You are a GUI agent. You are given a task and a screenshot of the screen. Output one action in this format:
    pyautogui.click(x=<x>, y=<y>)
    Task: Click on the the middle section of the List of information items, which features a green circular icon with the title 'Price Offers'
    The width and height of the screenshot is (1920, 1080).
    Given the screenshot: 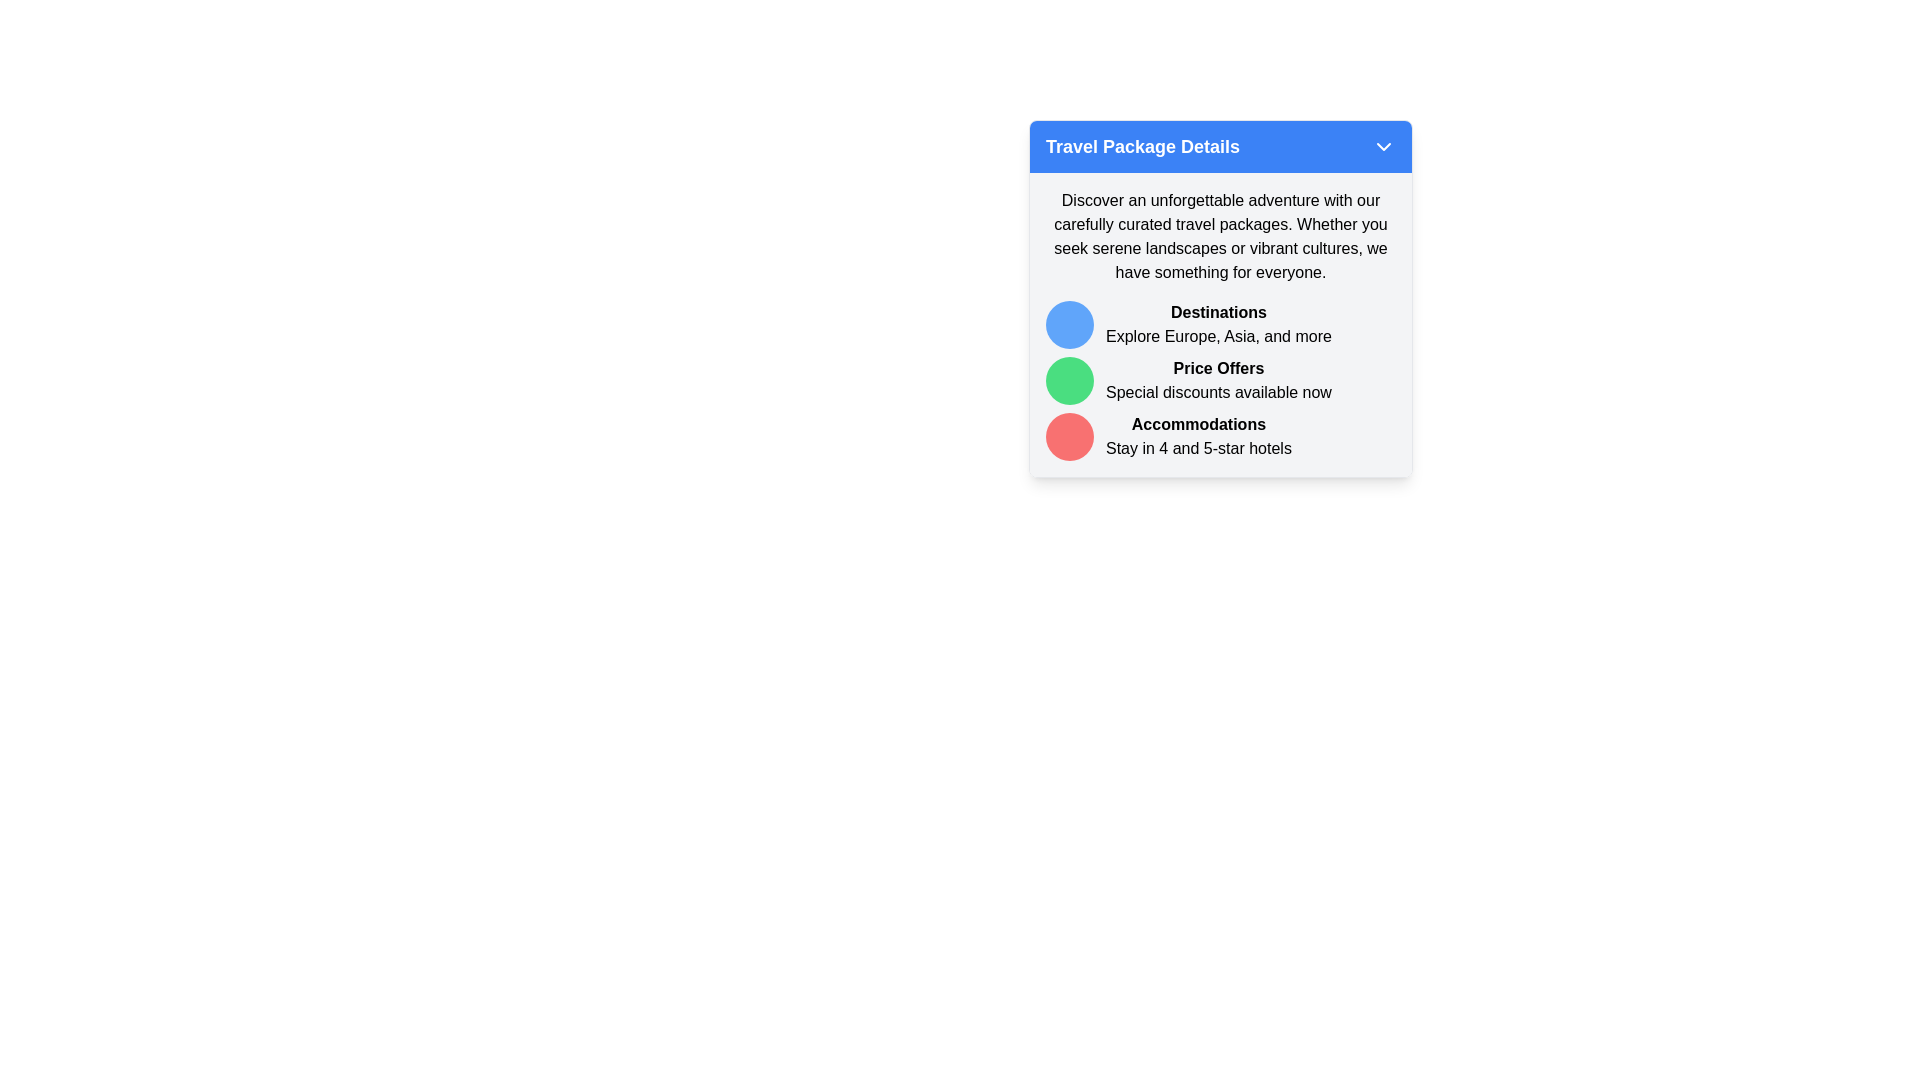 What is the action you would take?
    pyautogui.click(x=1219, y=381)
    